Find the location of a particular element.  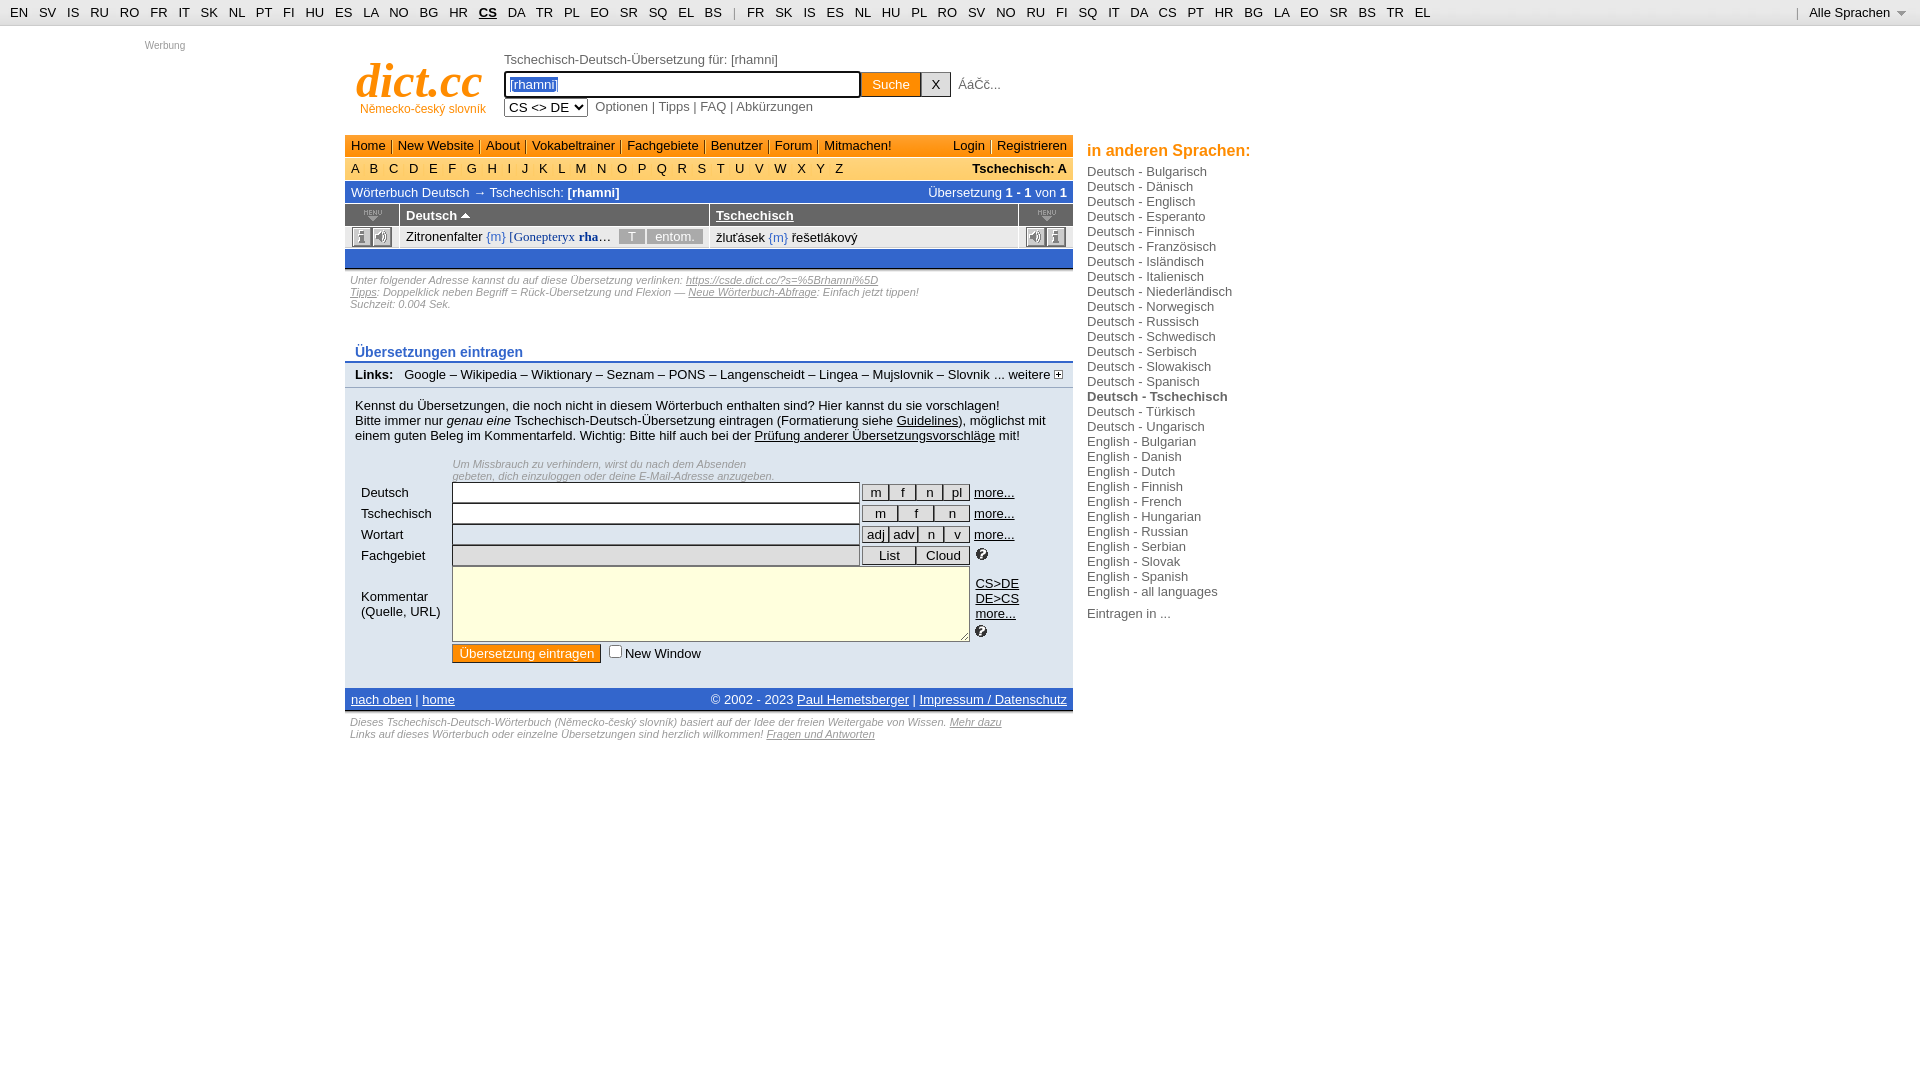

'HR' is located at coordinates (457, 12).